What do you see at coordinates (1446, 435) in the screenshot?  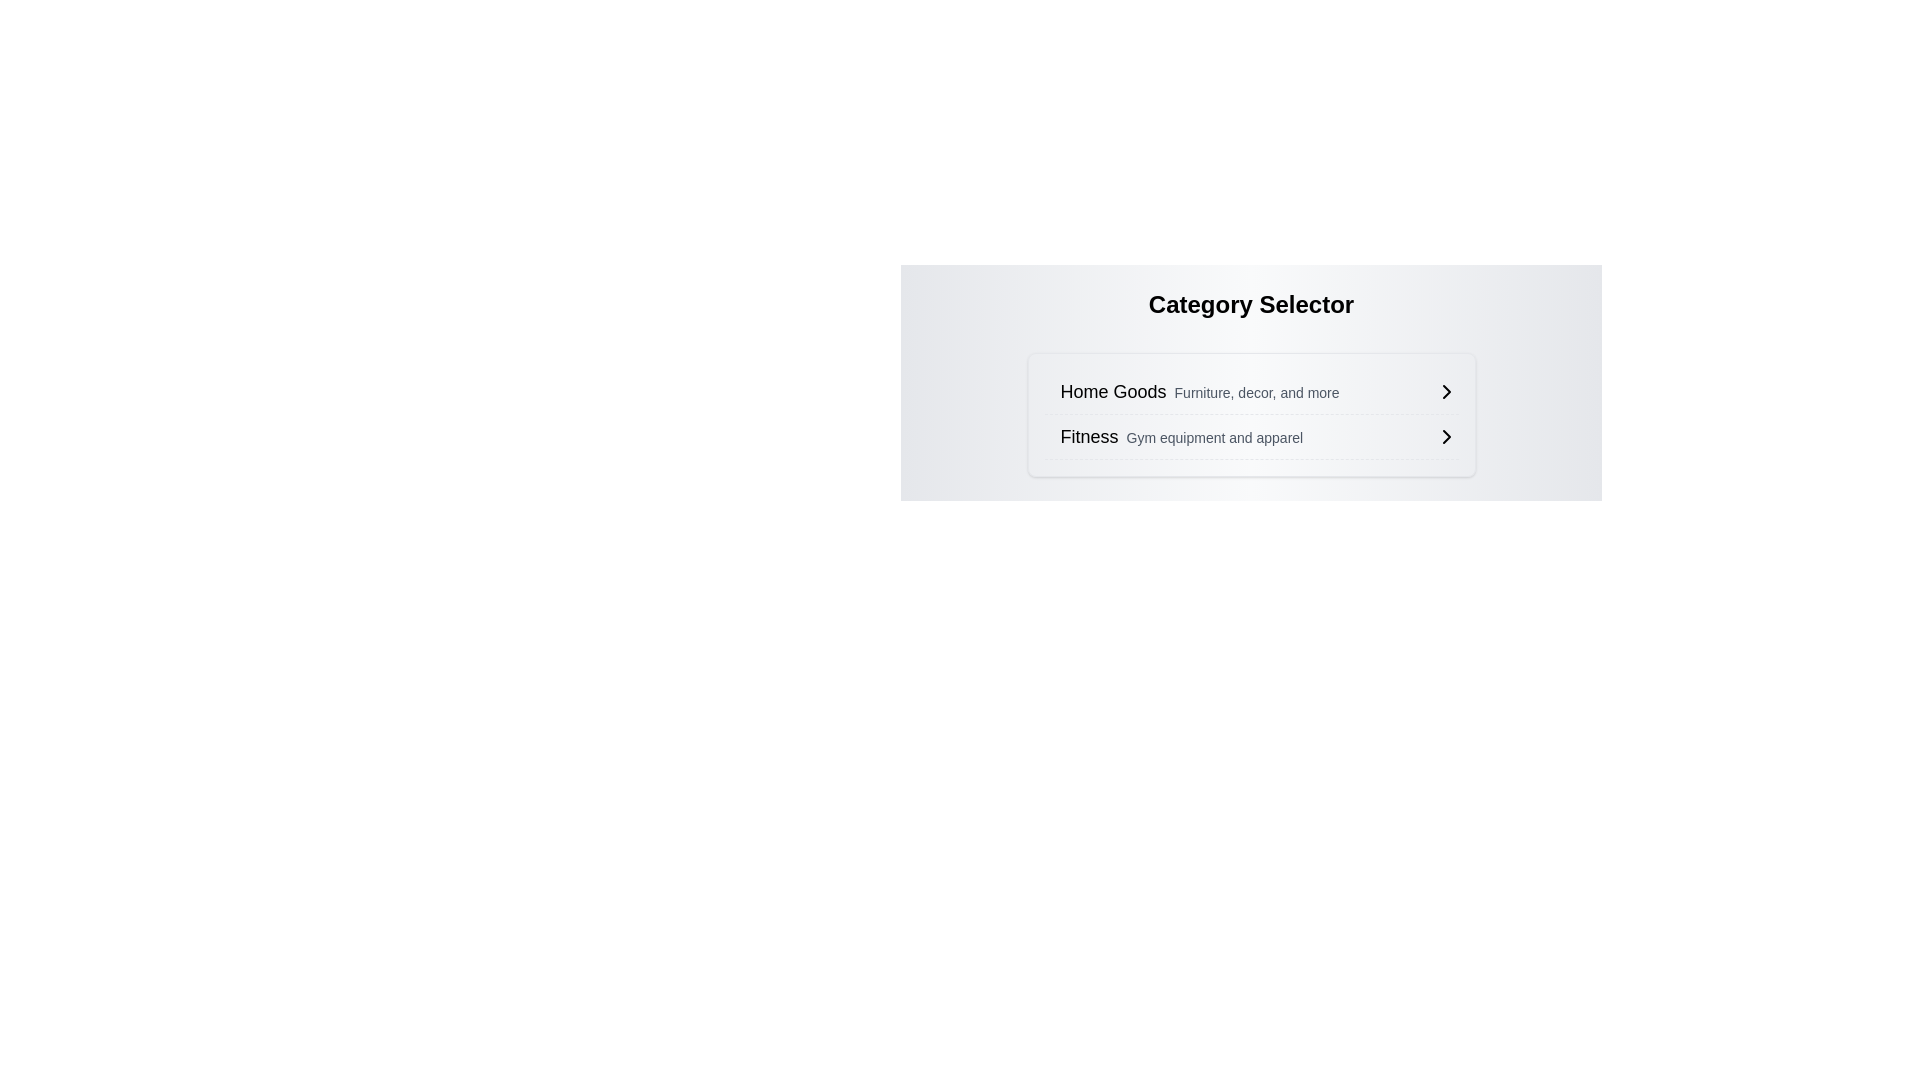 I see `the rightward-pointing chevron icon styled in black, located at the right end of the 'Fitness' text` at bounding box center [1446, 435].